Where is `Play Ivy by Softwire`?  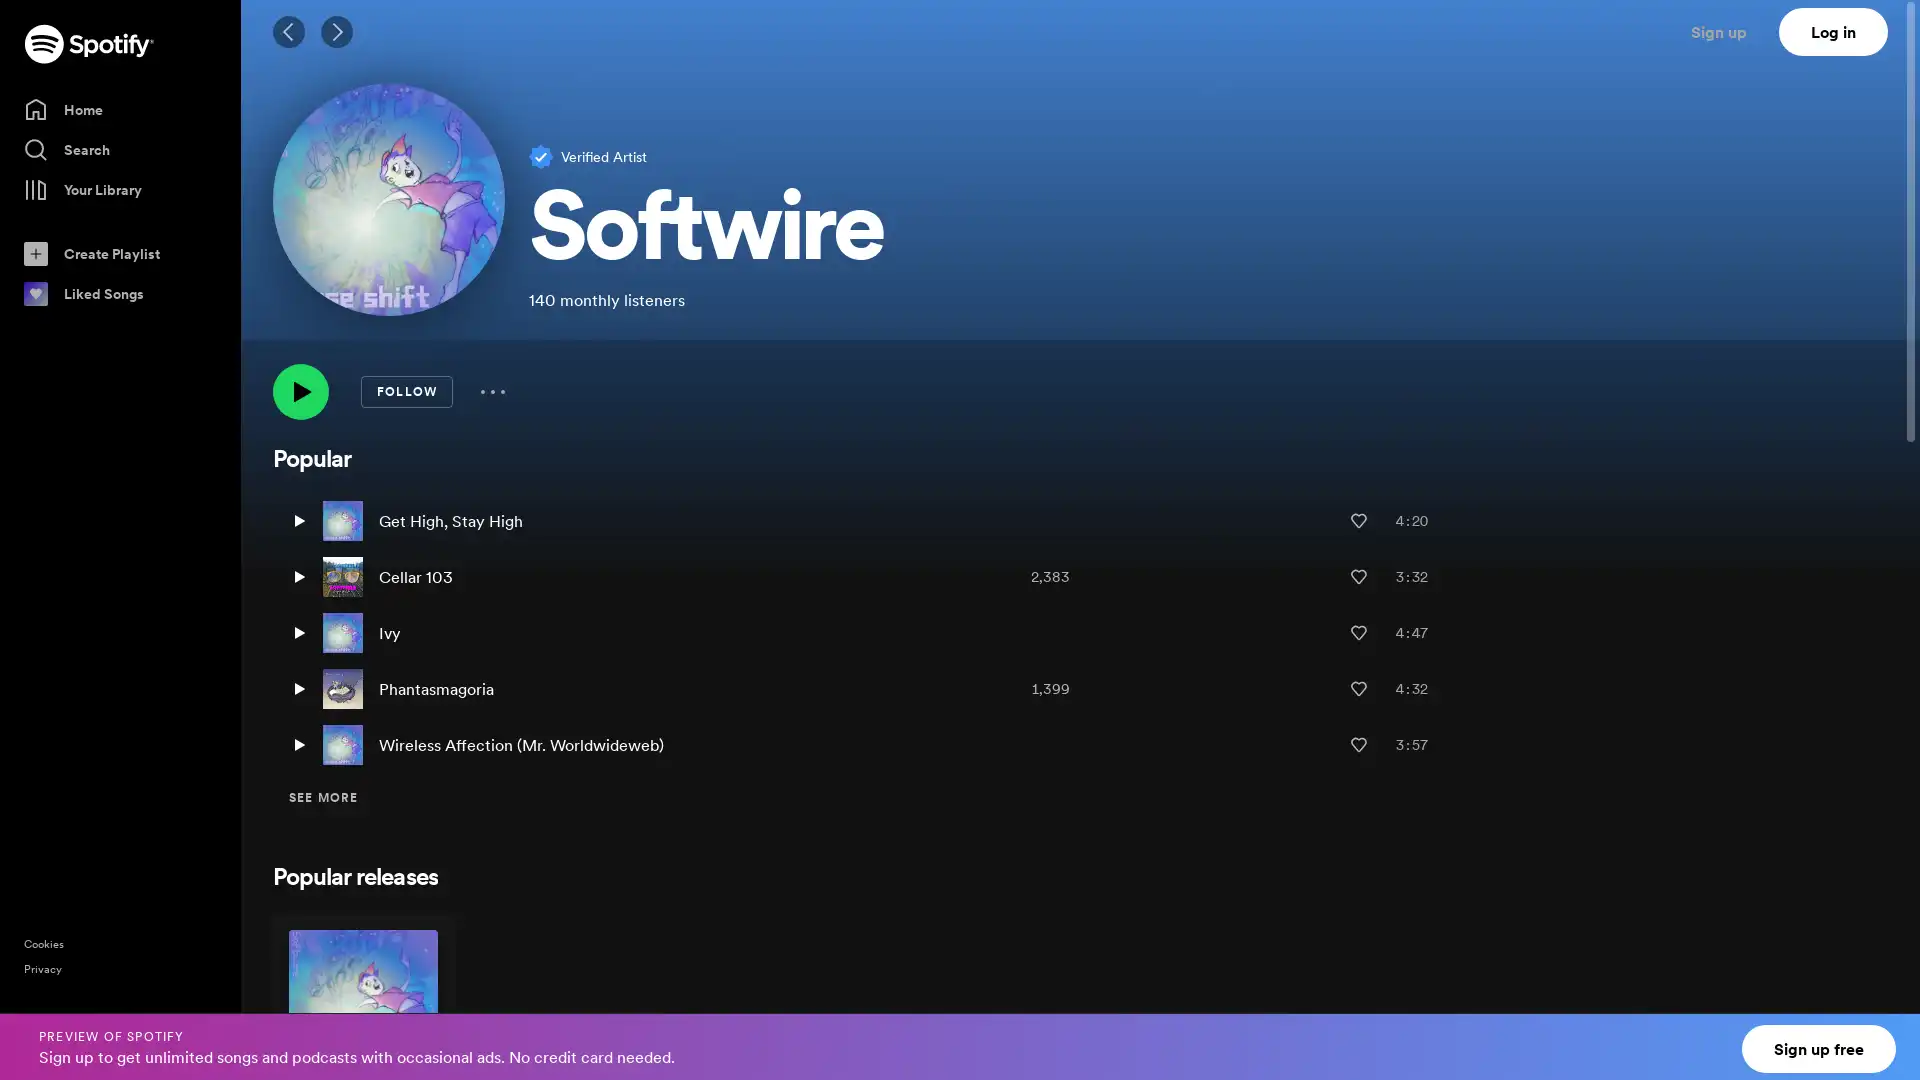
Play Ivy by Softwire is located at coordinates (297, 632).